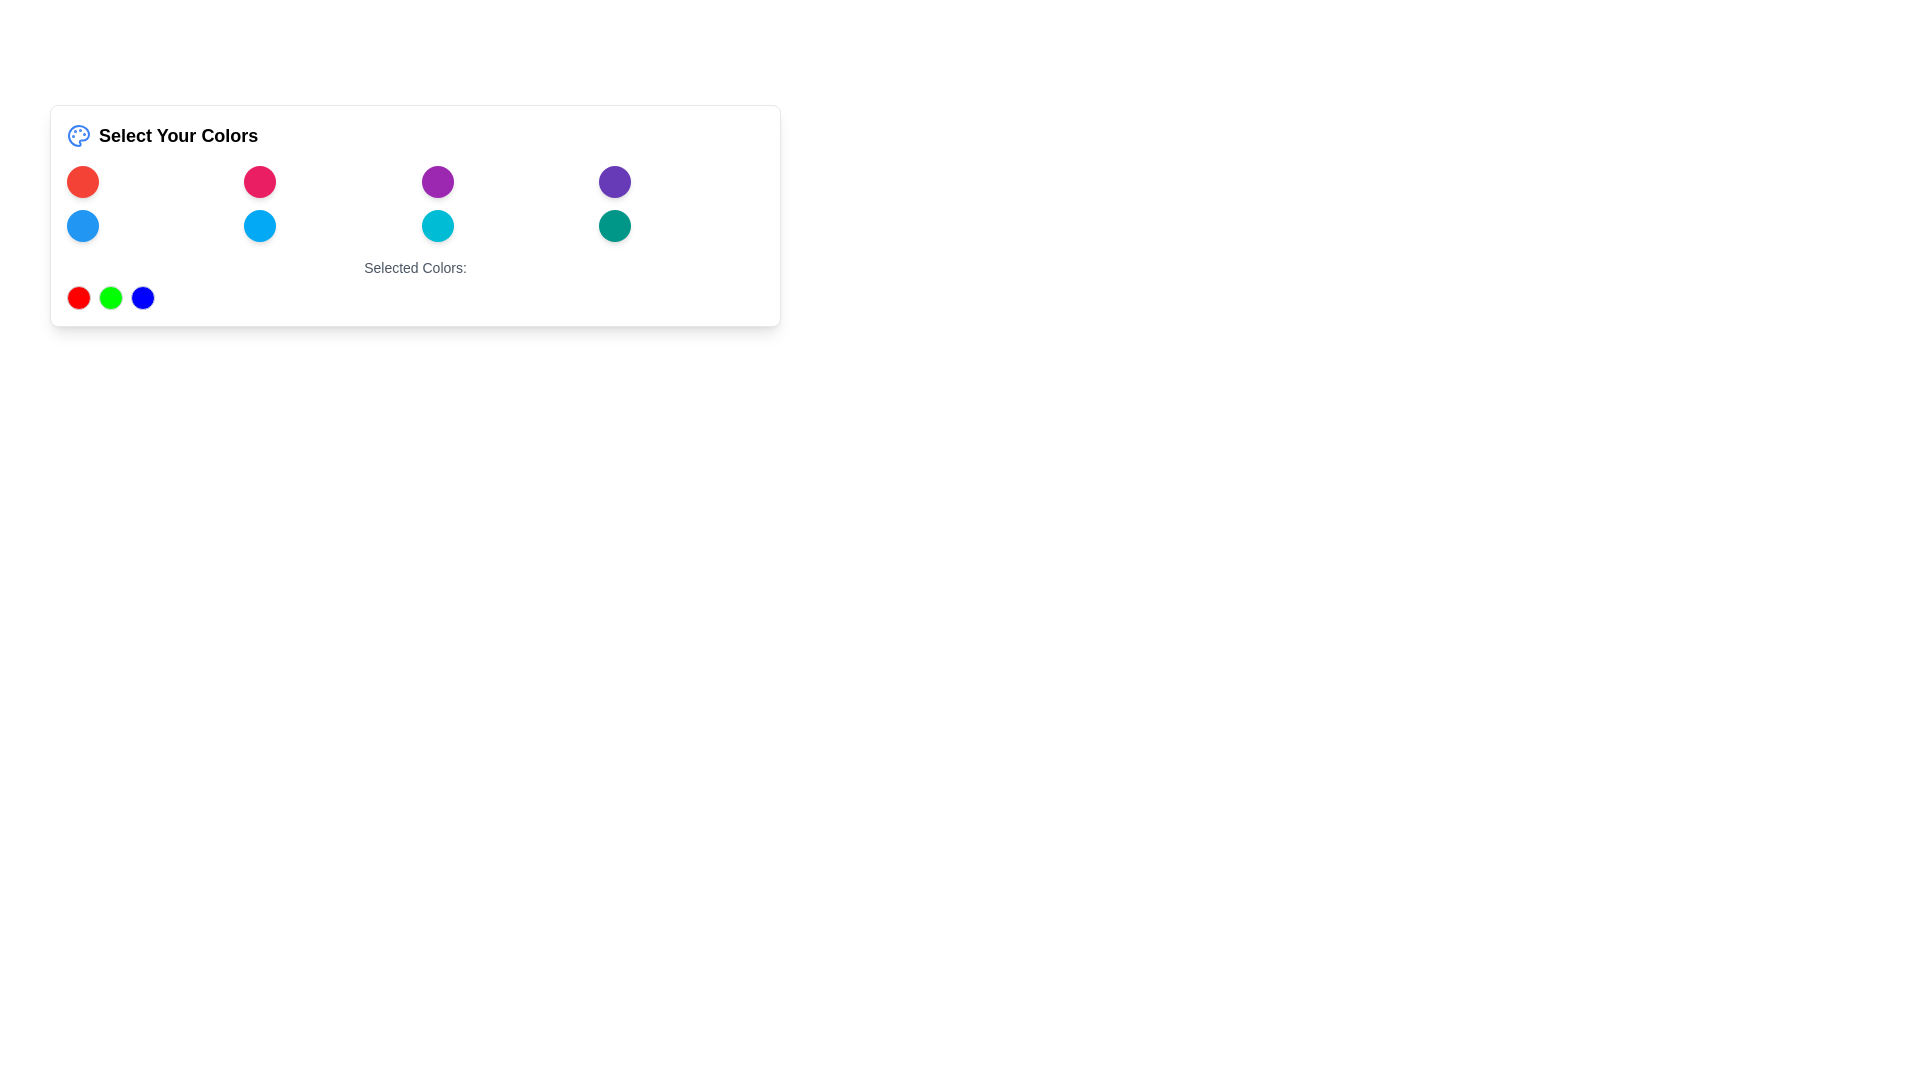 The image size is (1920, 1080). I want to click on the small, round blue button located in the first column of the second row of the grid, so click(81, 225).